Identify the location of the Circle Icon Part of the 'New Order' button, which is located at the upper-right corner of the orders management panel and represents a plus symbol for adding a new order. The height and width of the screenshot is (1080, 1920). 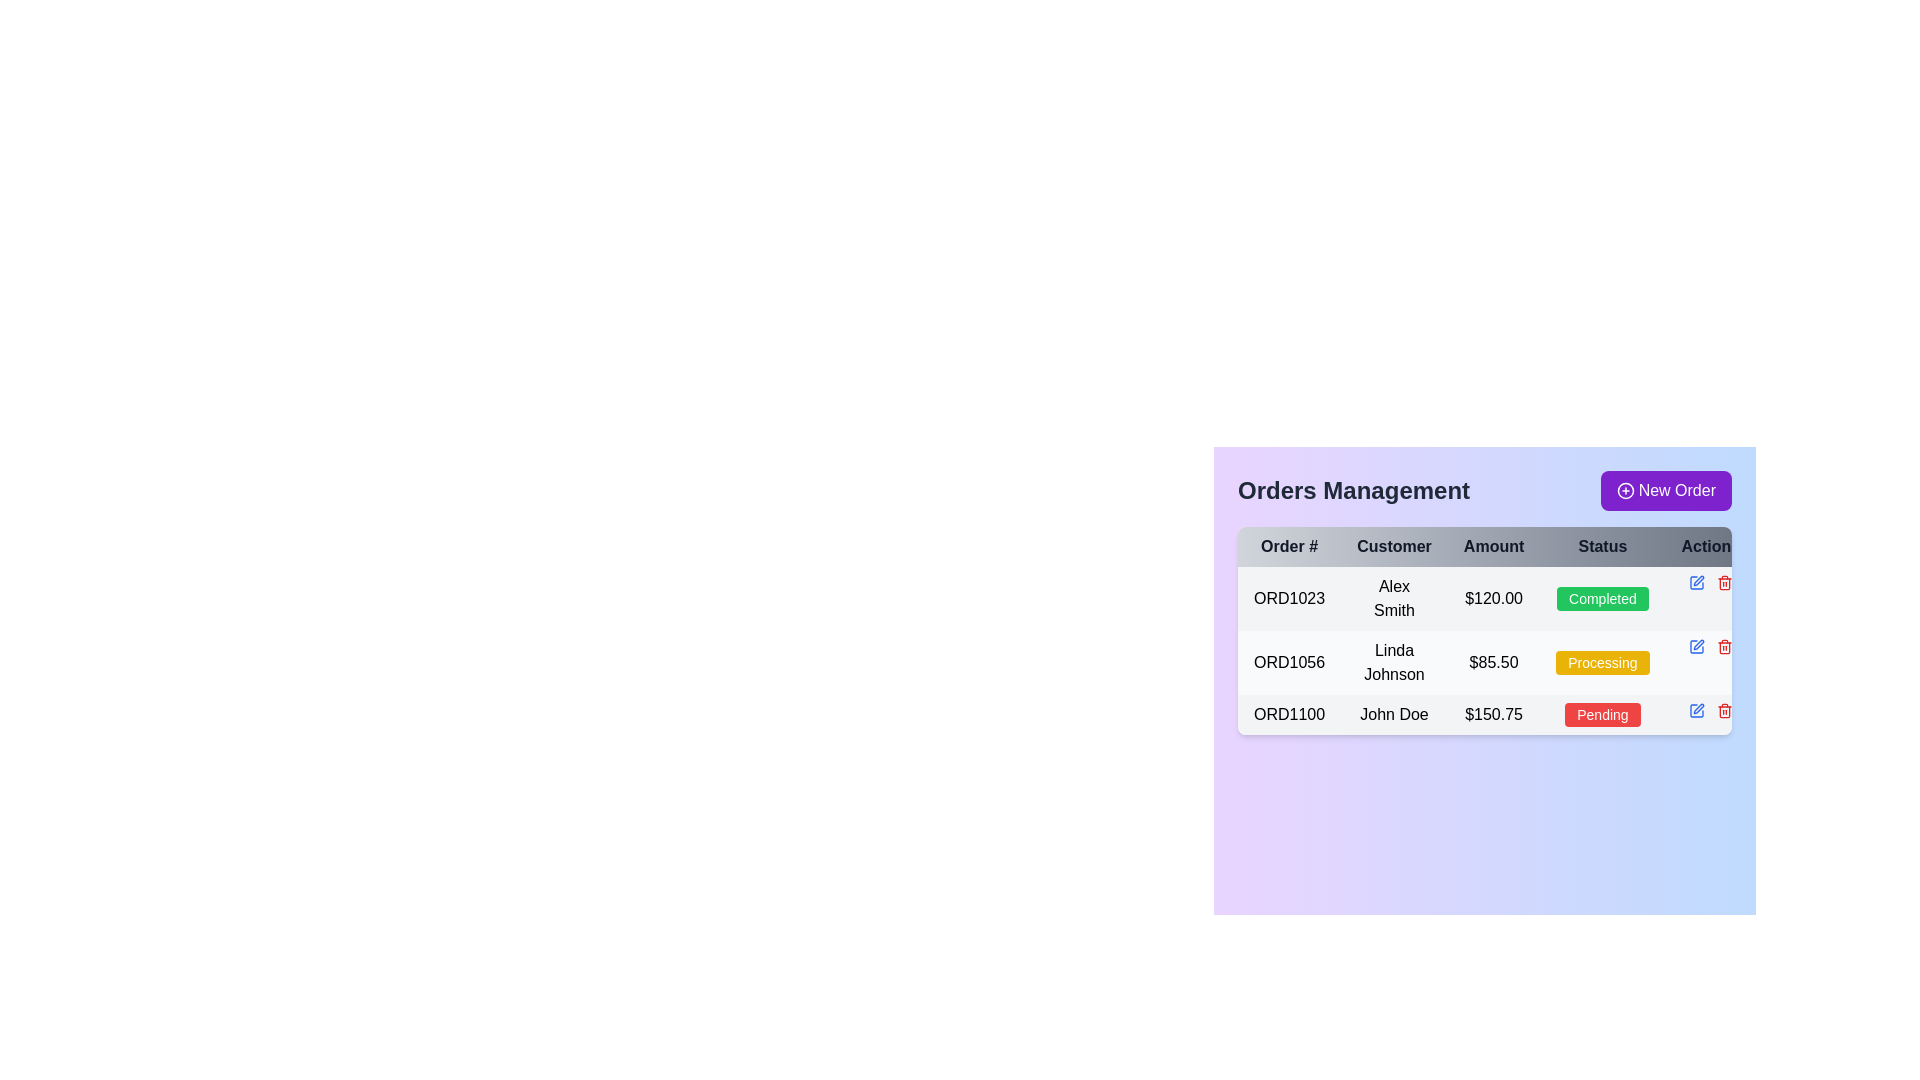
(1625, 490).